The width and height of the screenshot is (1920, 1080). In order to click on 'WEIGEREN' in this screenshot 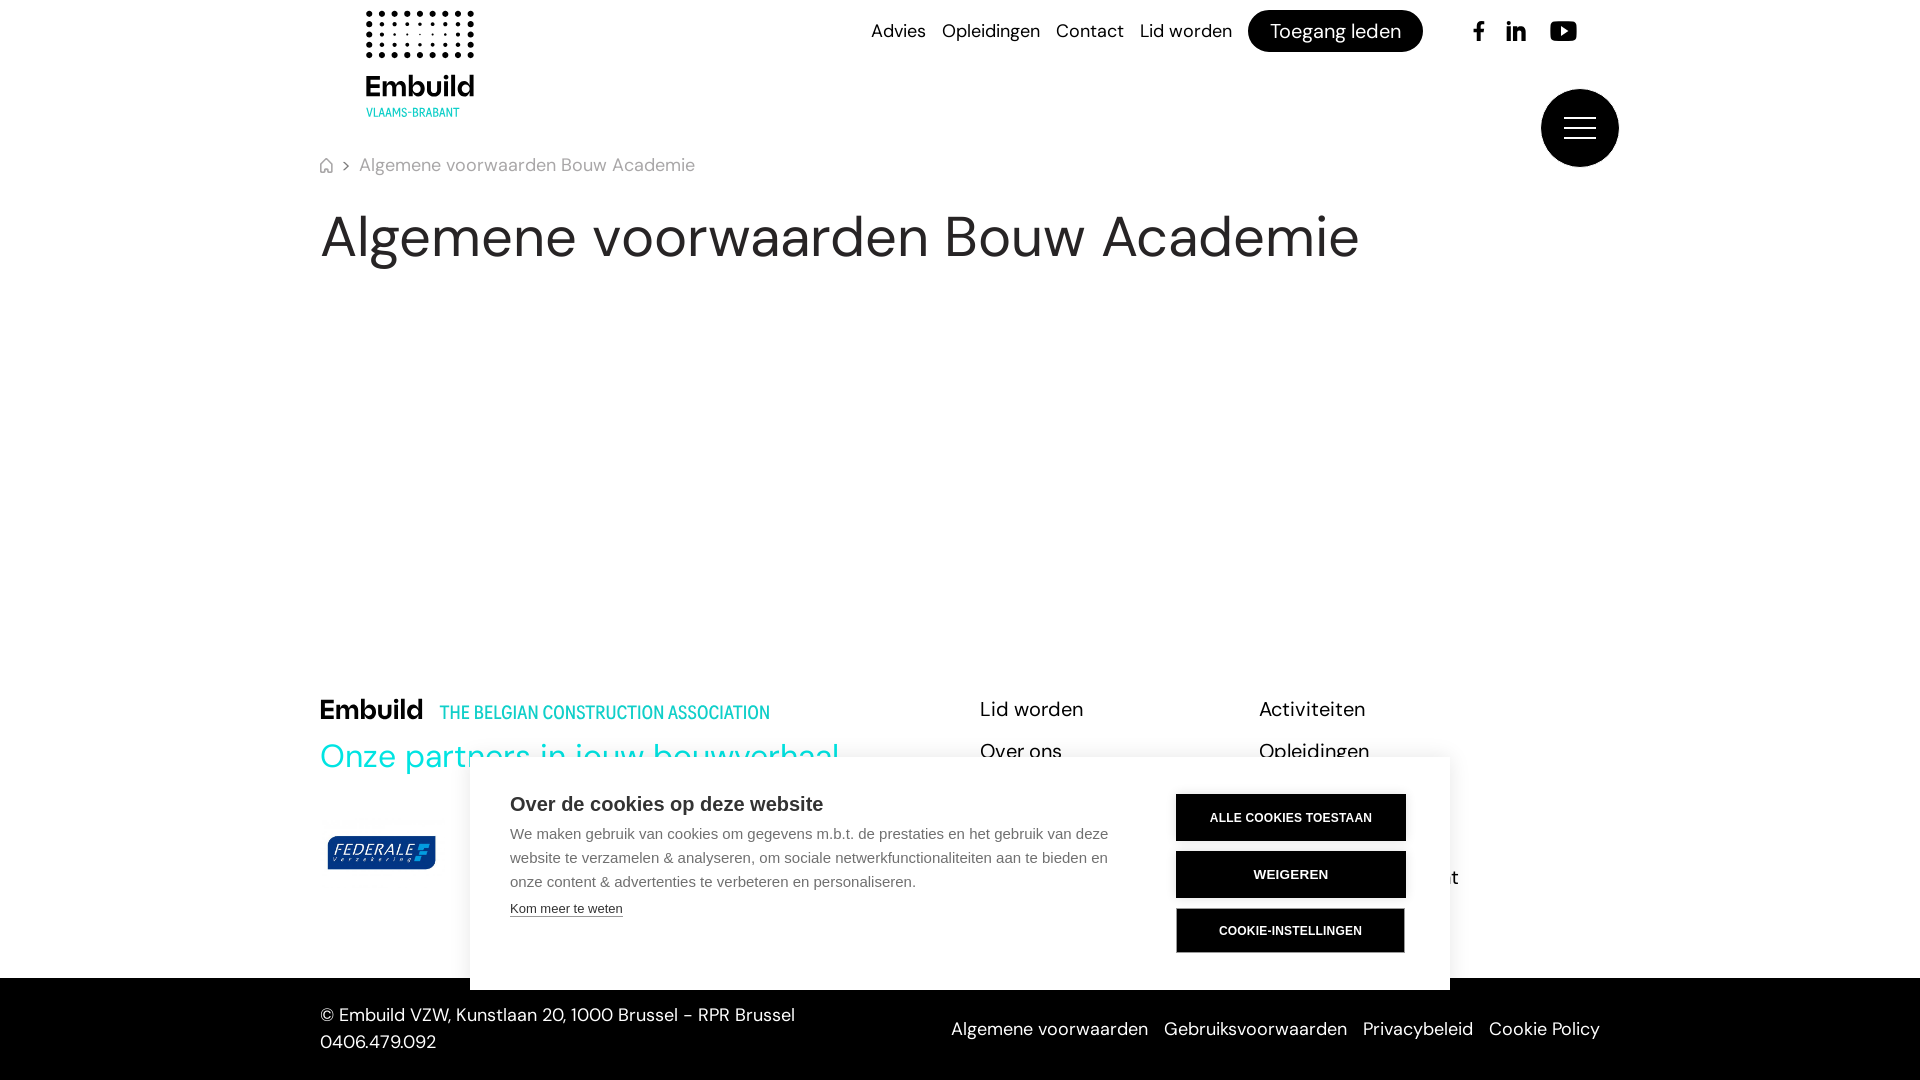, I will do `click(1176, 873)`.